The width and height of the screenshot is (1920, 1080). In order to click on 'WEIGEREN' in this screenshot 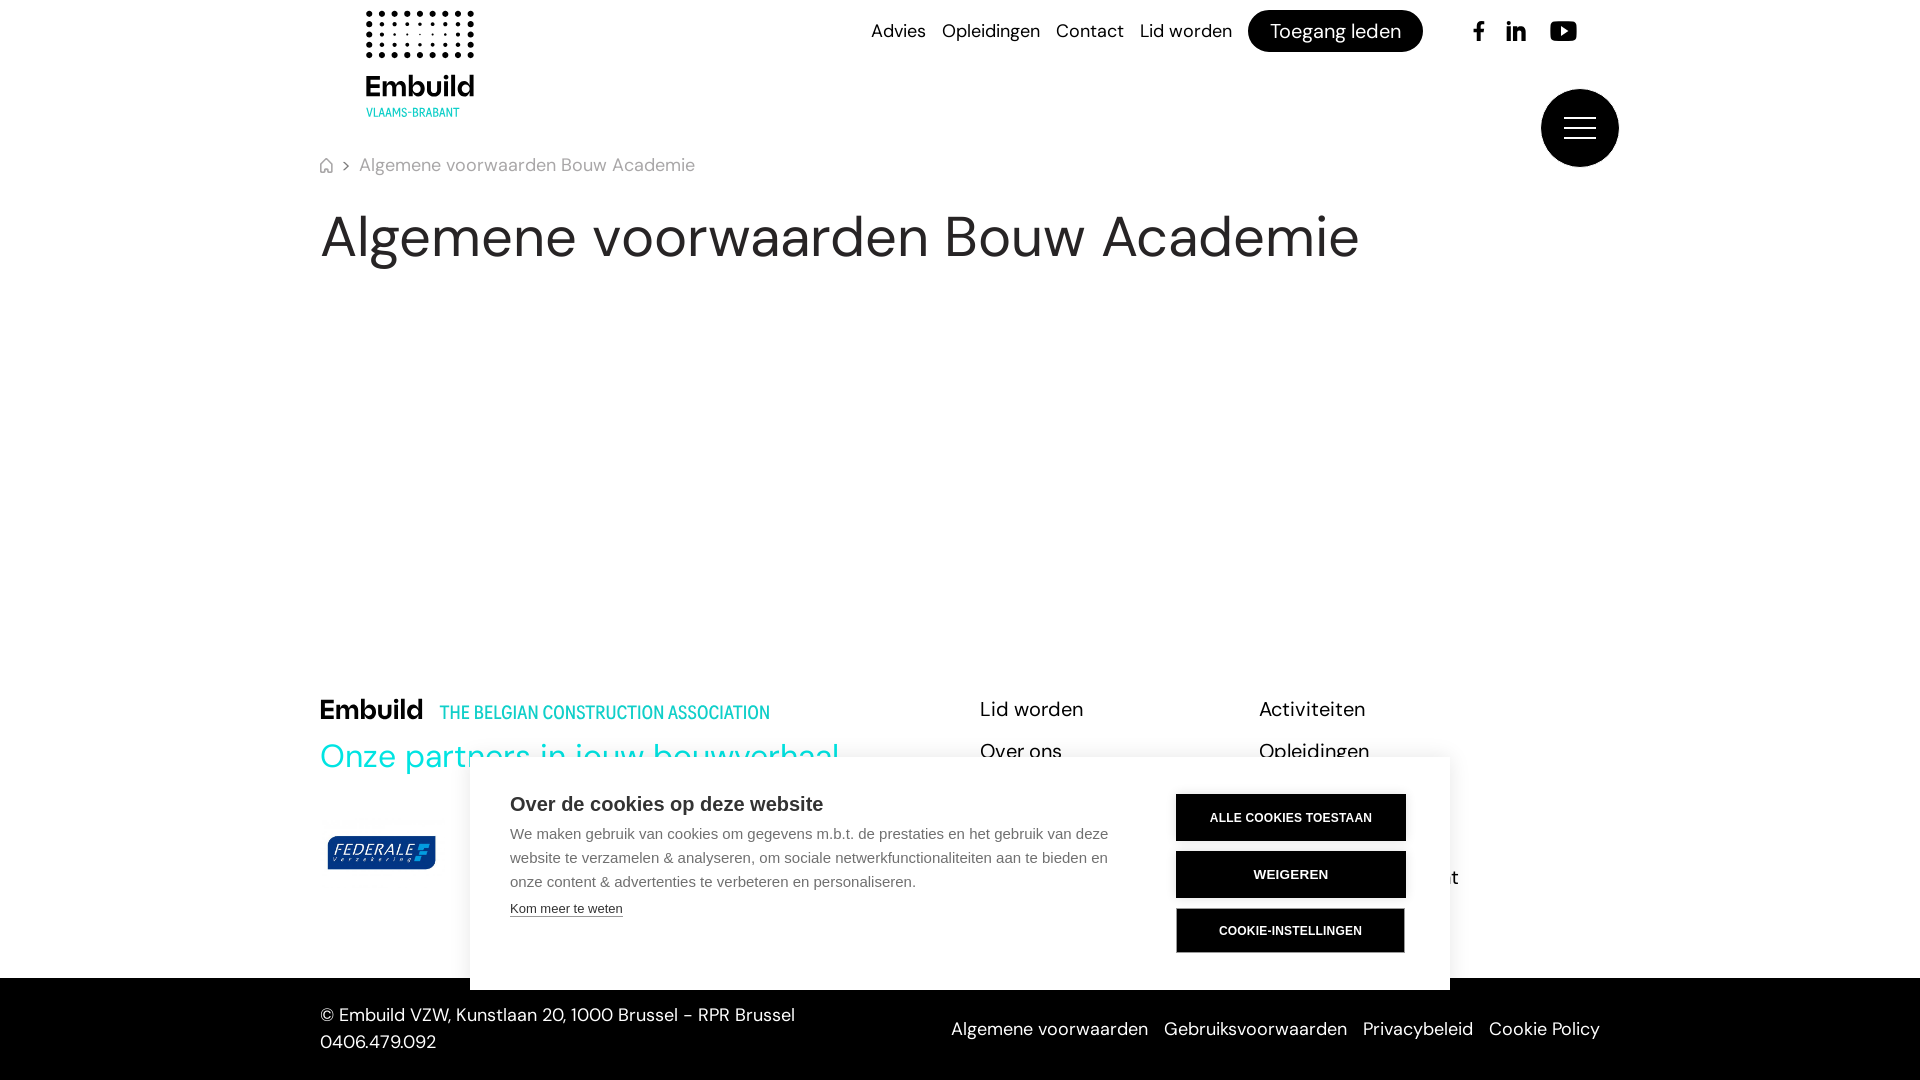, I will do `click(1176, 873)`.